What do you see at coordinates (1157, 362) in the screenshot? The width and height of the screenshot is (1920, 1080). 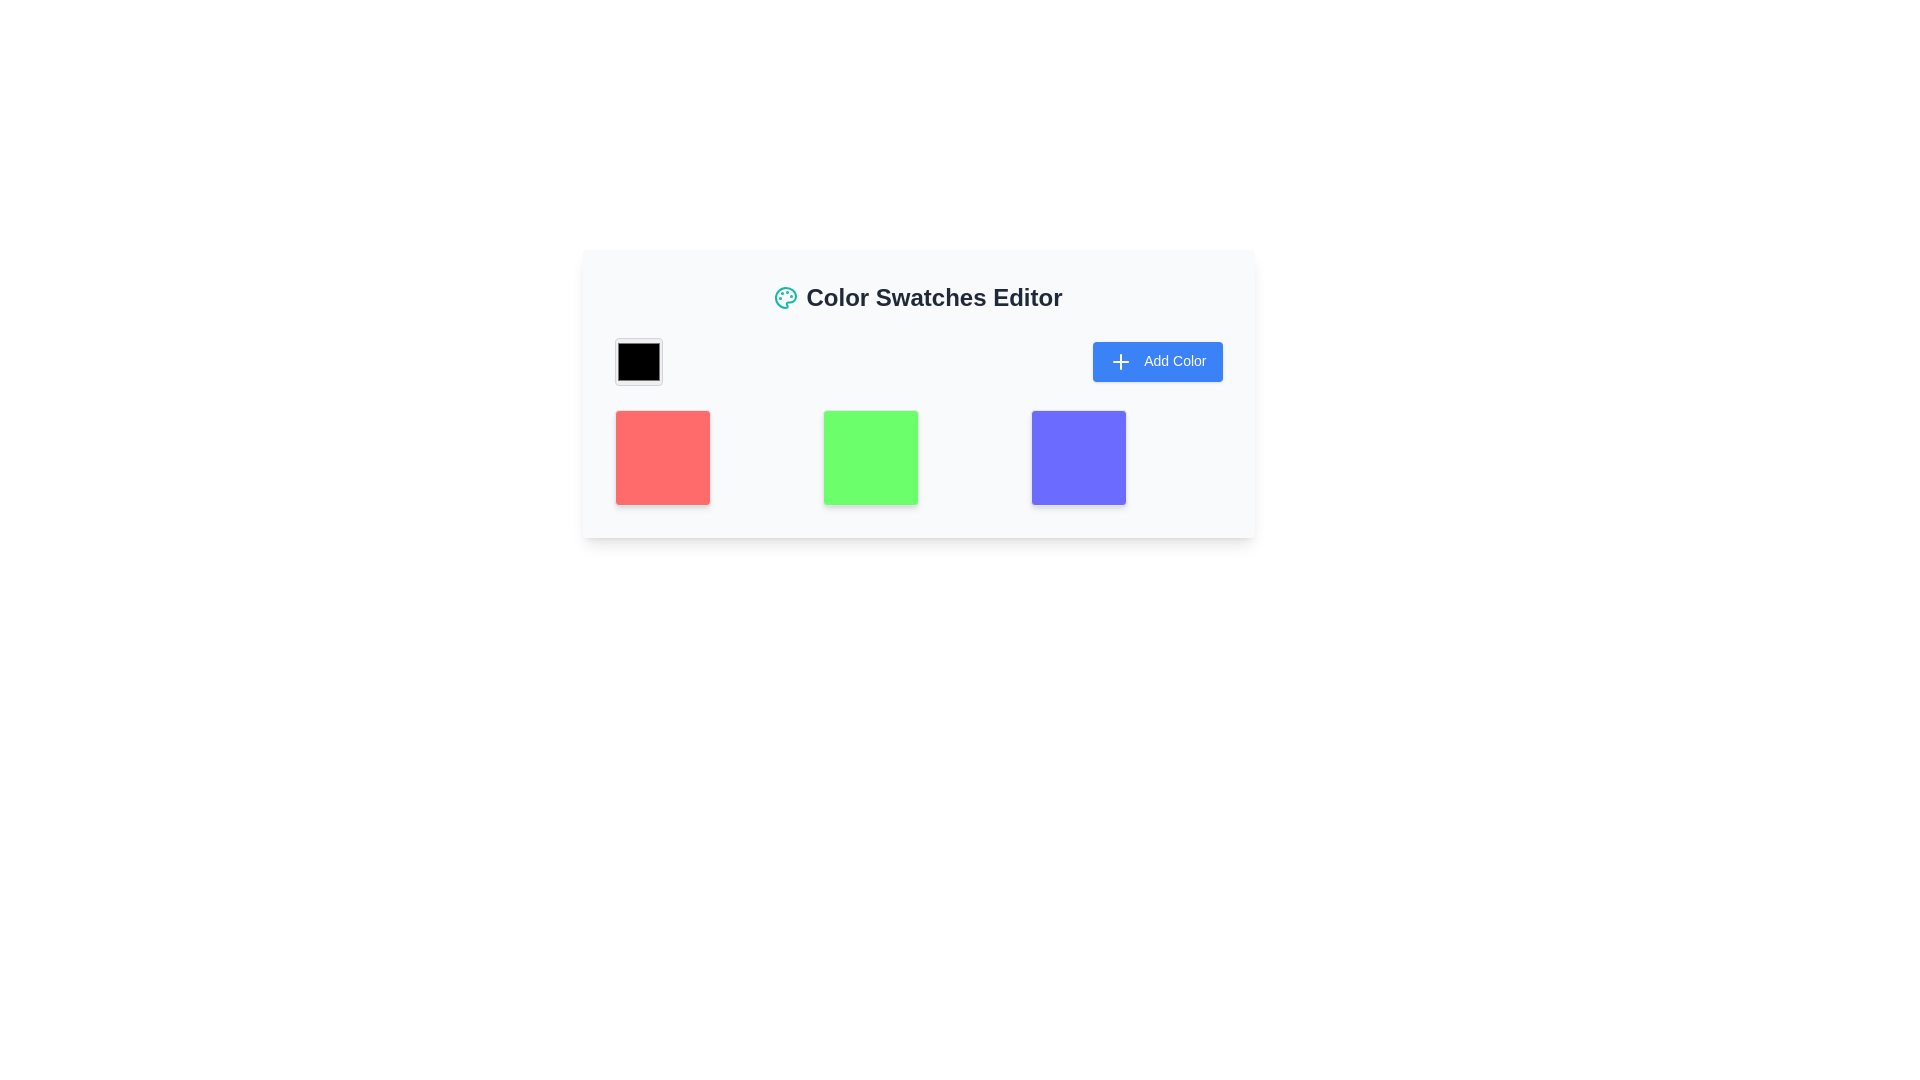 I see `the button that allows the user to add a new color, located in the top-right region of the interface, to observe a style change` at bounding box center [1157, 362].